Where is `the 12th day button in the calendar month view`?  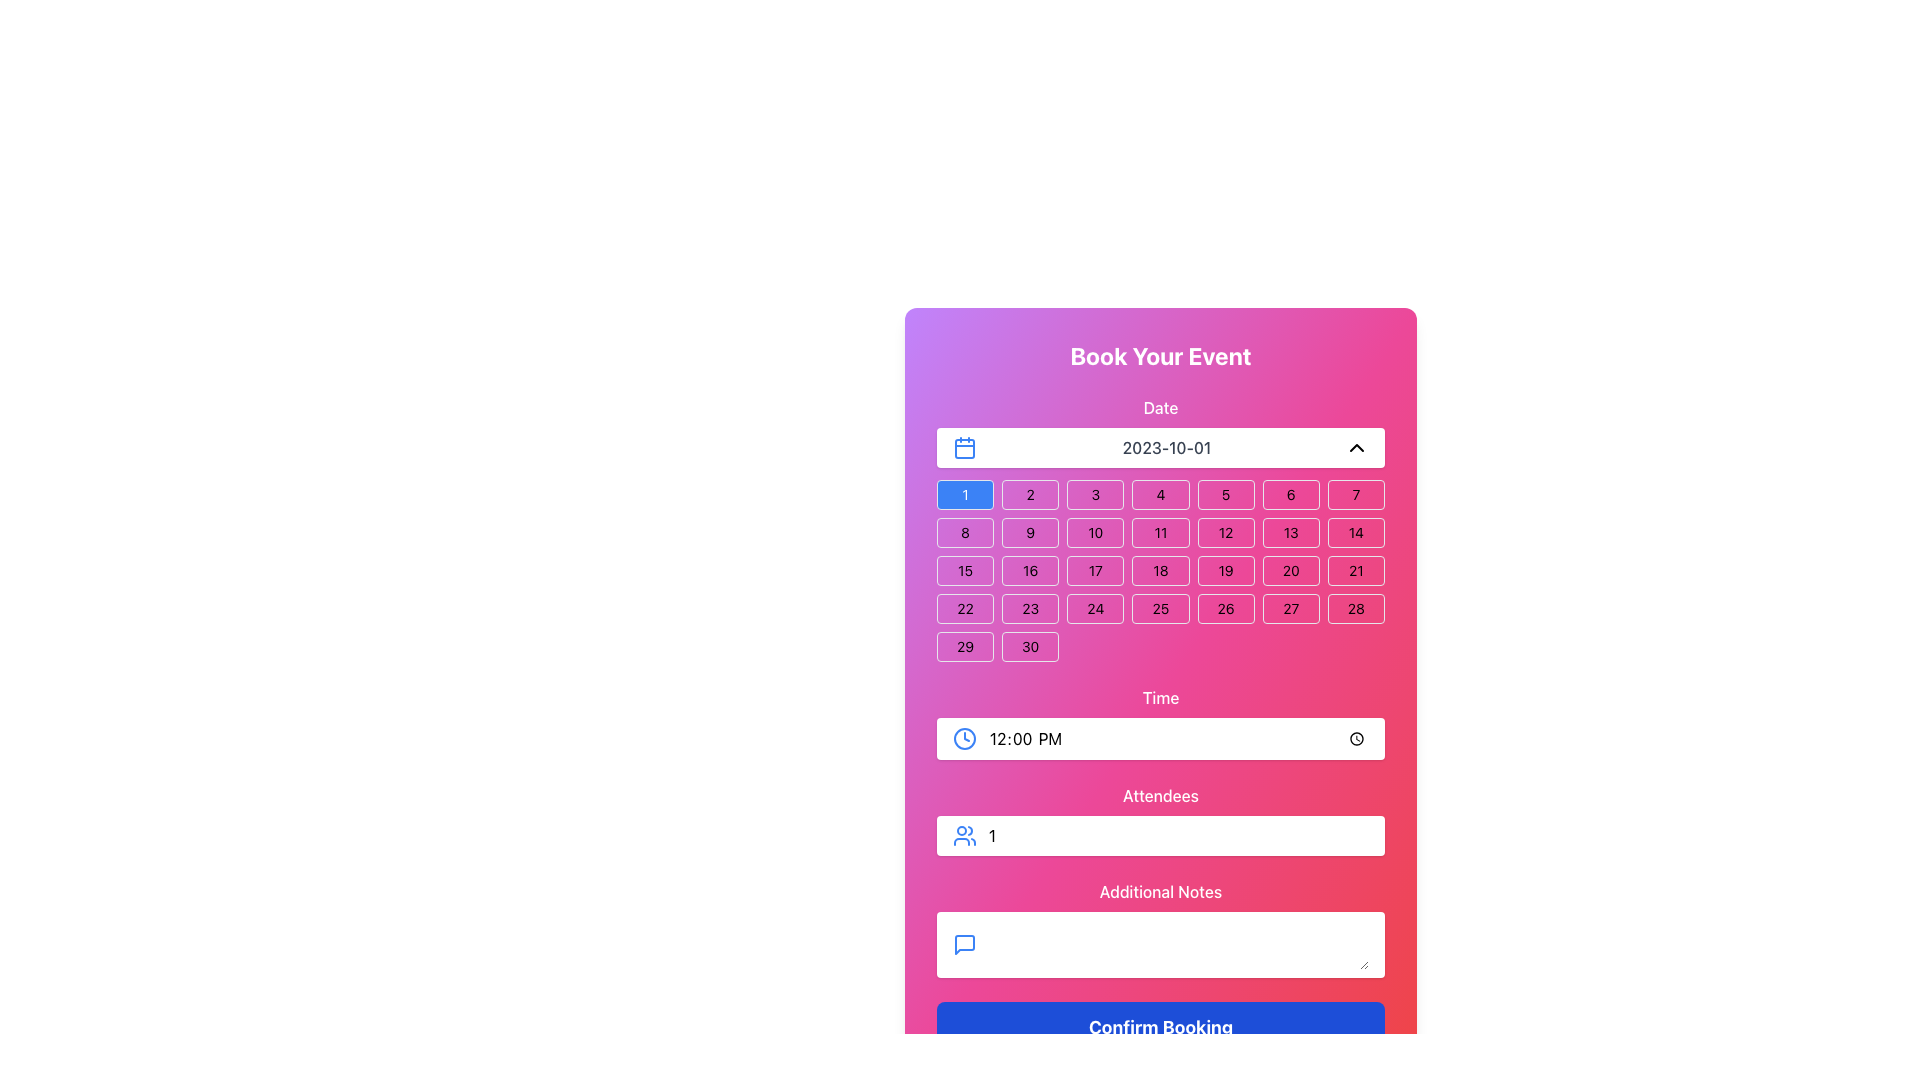 the 12th day button in the calendar month view is located at coordinates (1225, 531).